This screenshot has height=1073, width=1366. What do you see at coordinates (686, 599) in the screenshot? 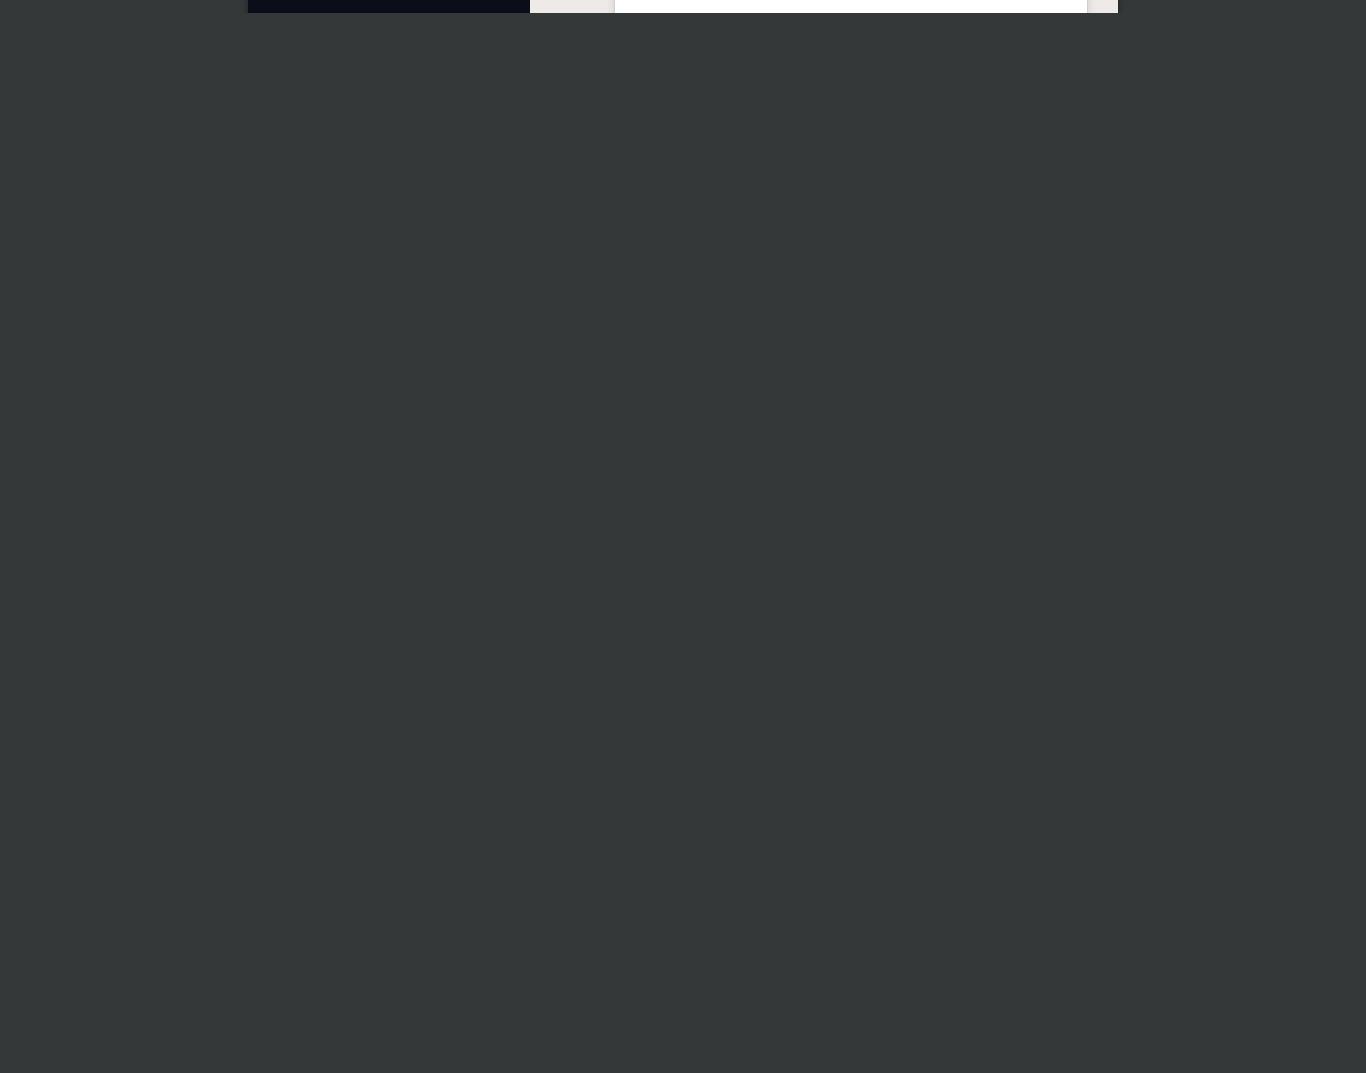
I see `'Book Talk'` at bounding box center [686, 599].